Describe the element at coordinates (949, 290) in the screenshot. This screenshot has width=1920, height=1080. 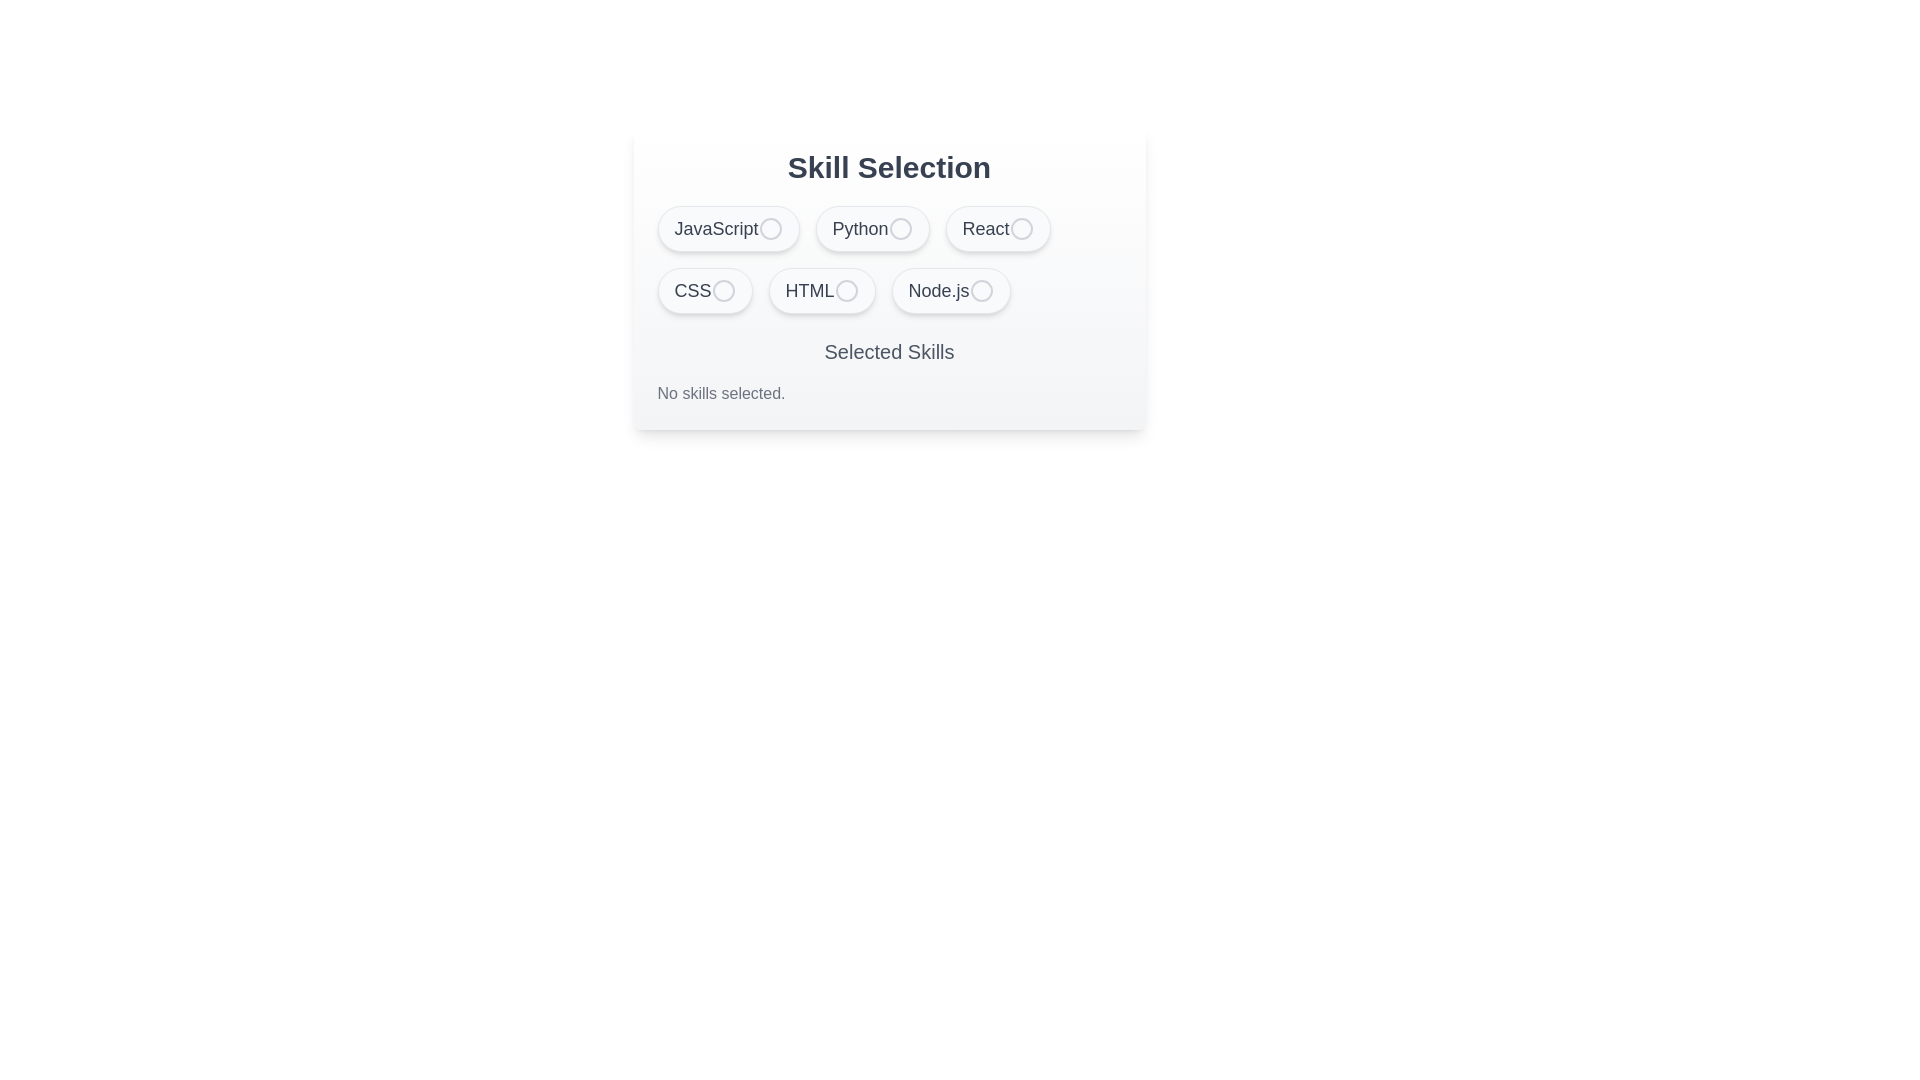
I see `the 'Node.js' button, which is a rounded button with a light gray background and a circular icon` at that location.